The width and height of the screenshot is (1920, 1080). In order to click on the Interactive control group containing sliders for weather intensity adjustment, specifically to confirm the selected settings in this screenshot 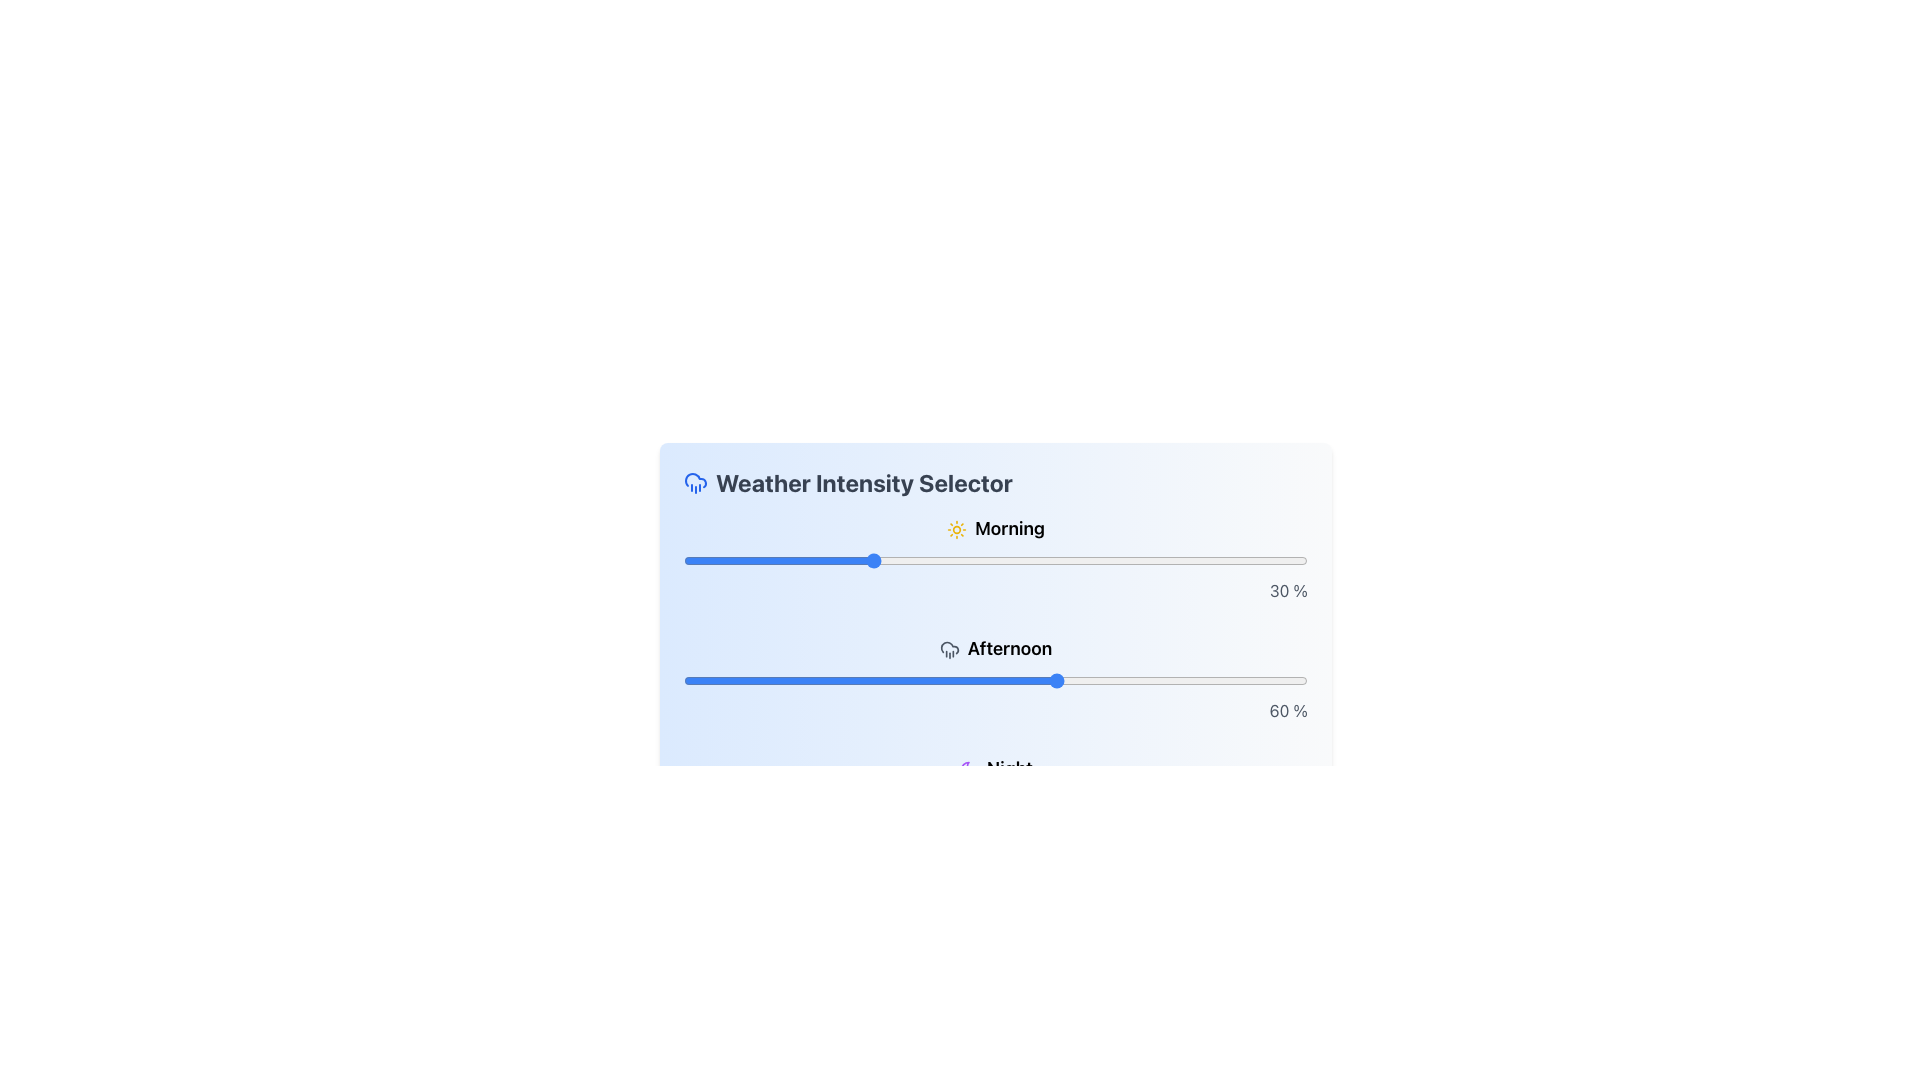, I will do `click(996, 689)`.